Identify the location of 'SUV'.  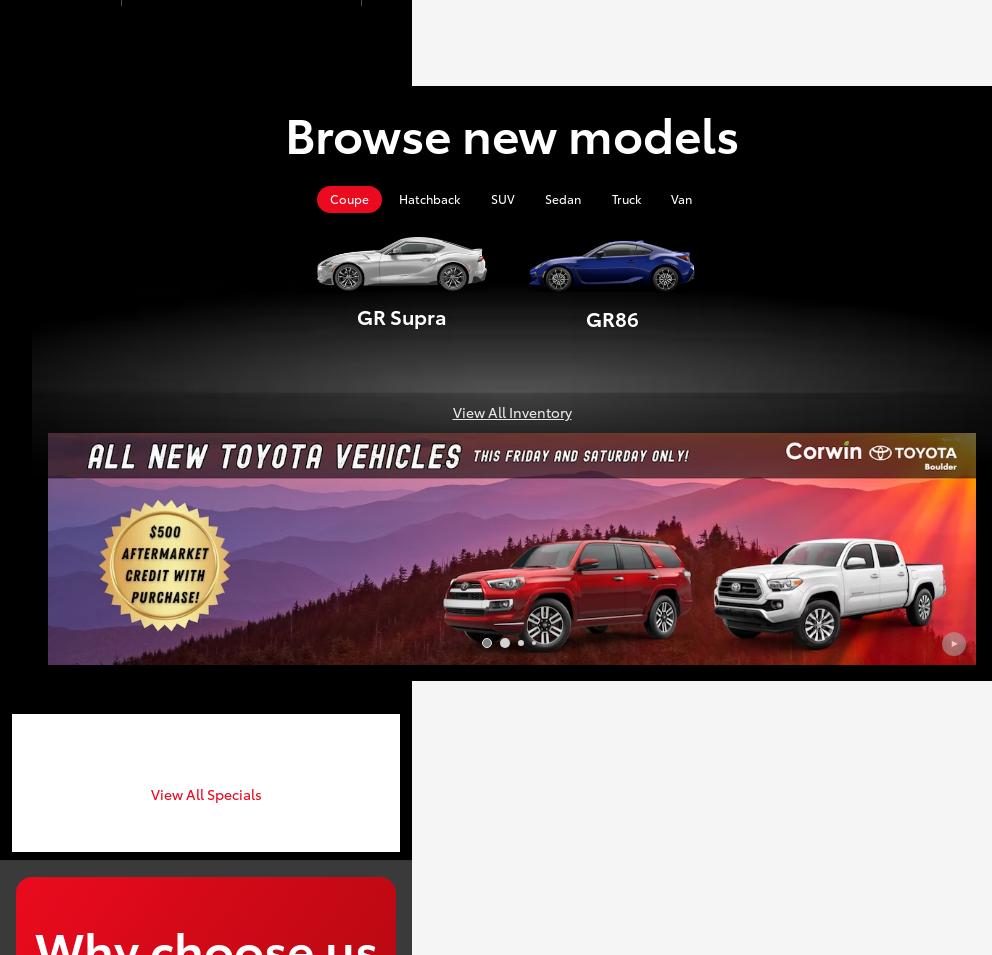
(490, 198).